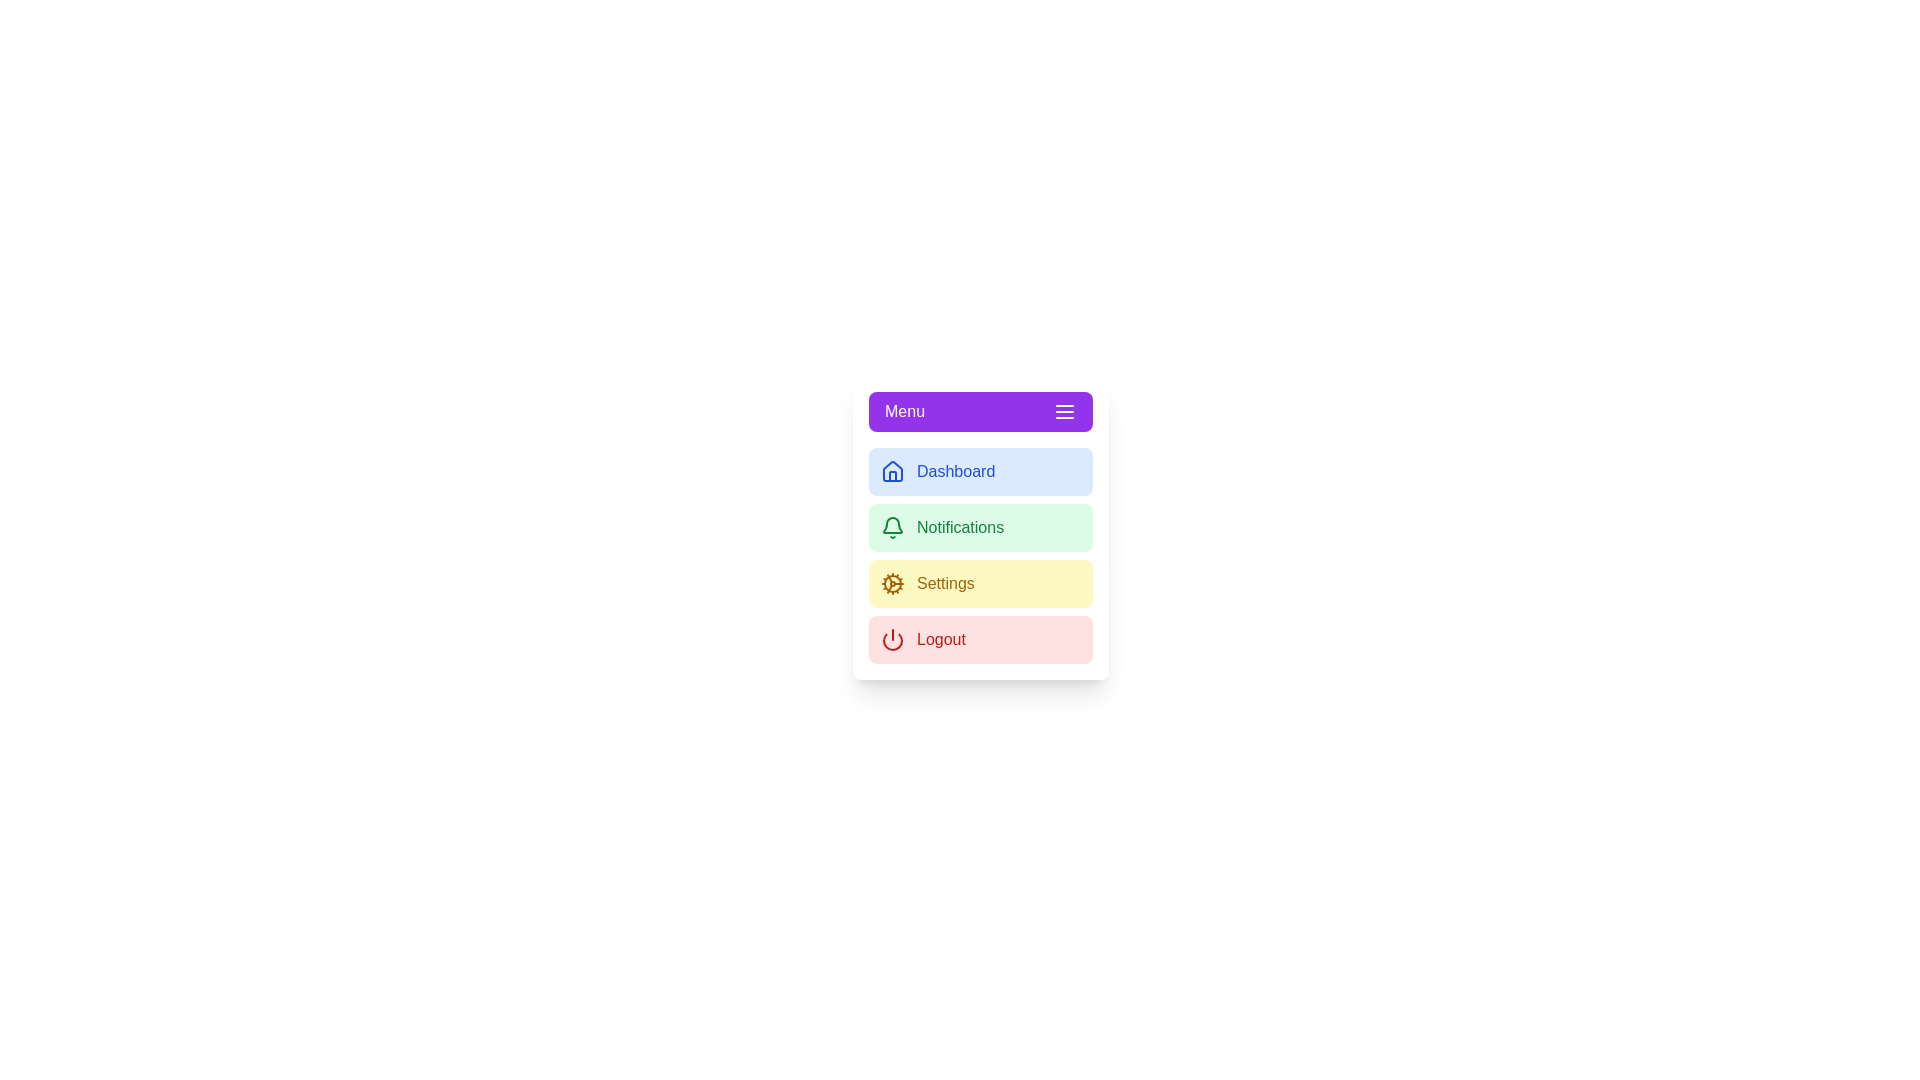  What do you see at coordinates (891, 471) in the screenshot?
I see `the icon of the menu item Dashboard to inspect it` at bounding box center [891, 471].